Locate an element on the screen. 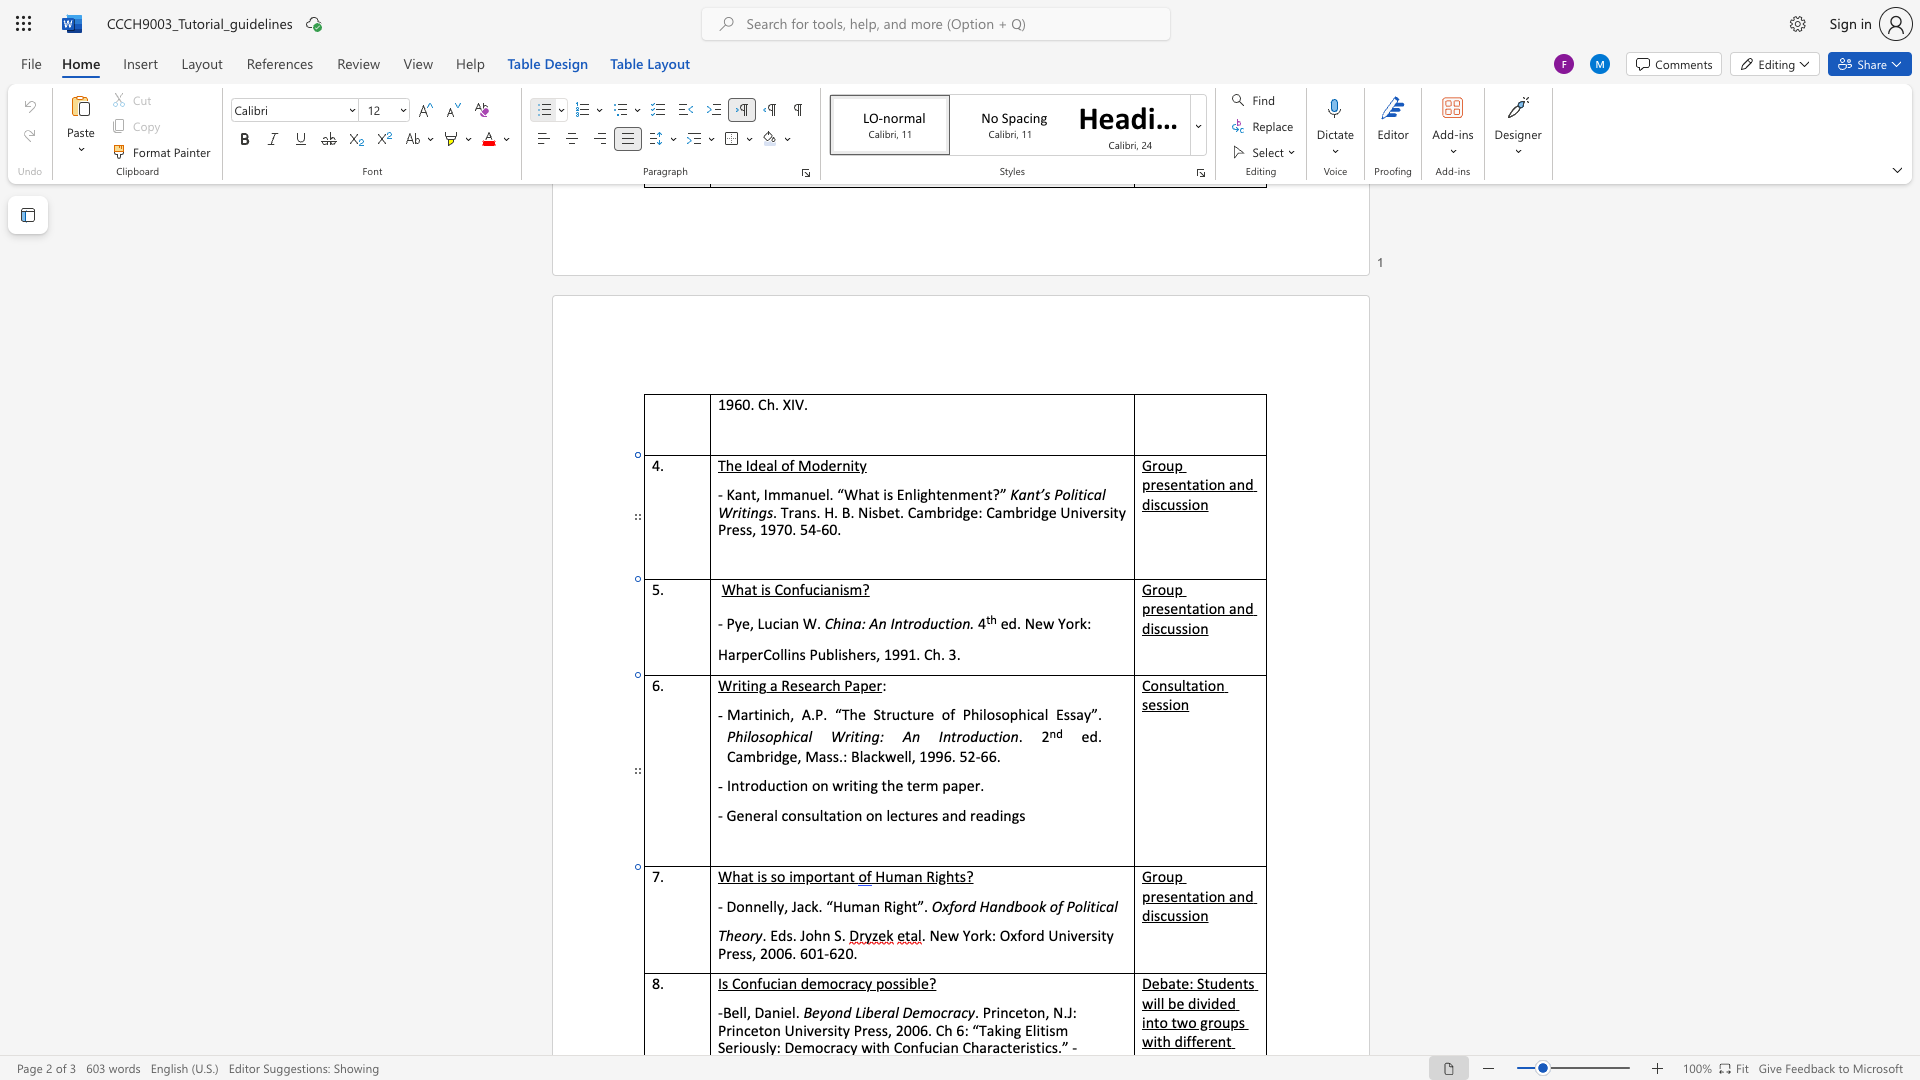  the 1th character "n" in the text is located at coordinates (747, 815).